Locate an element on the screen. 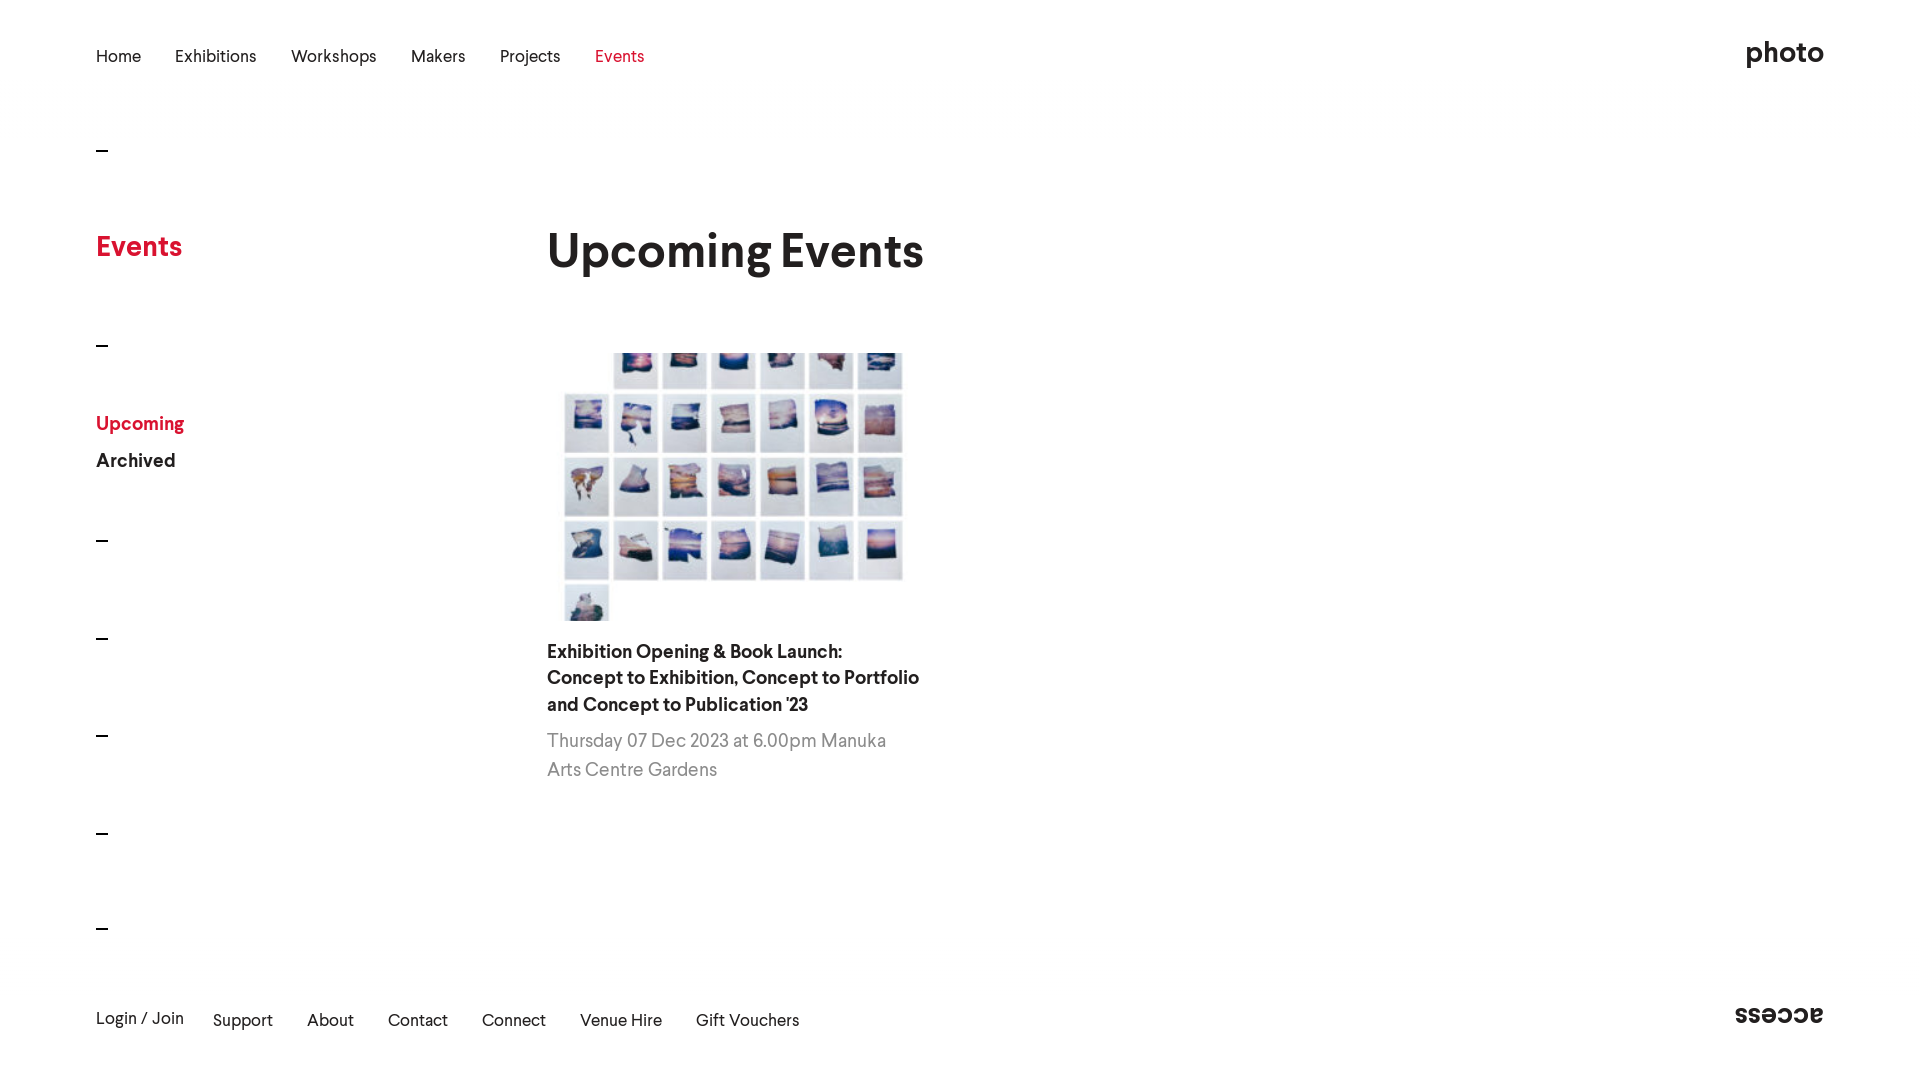 The image size is (1920, 1080). 'access' is located at coordinates (1733, 1015).